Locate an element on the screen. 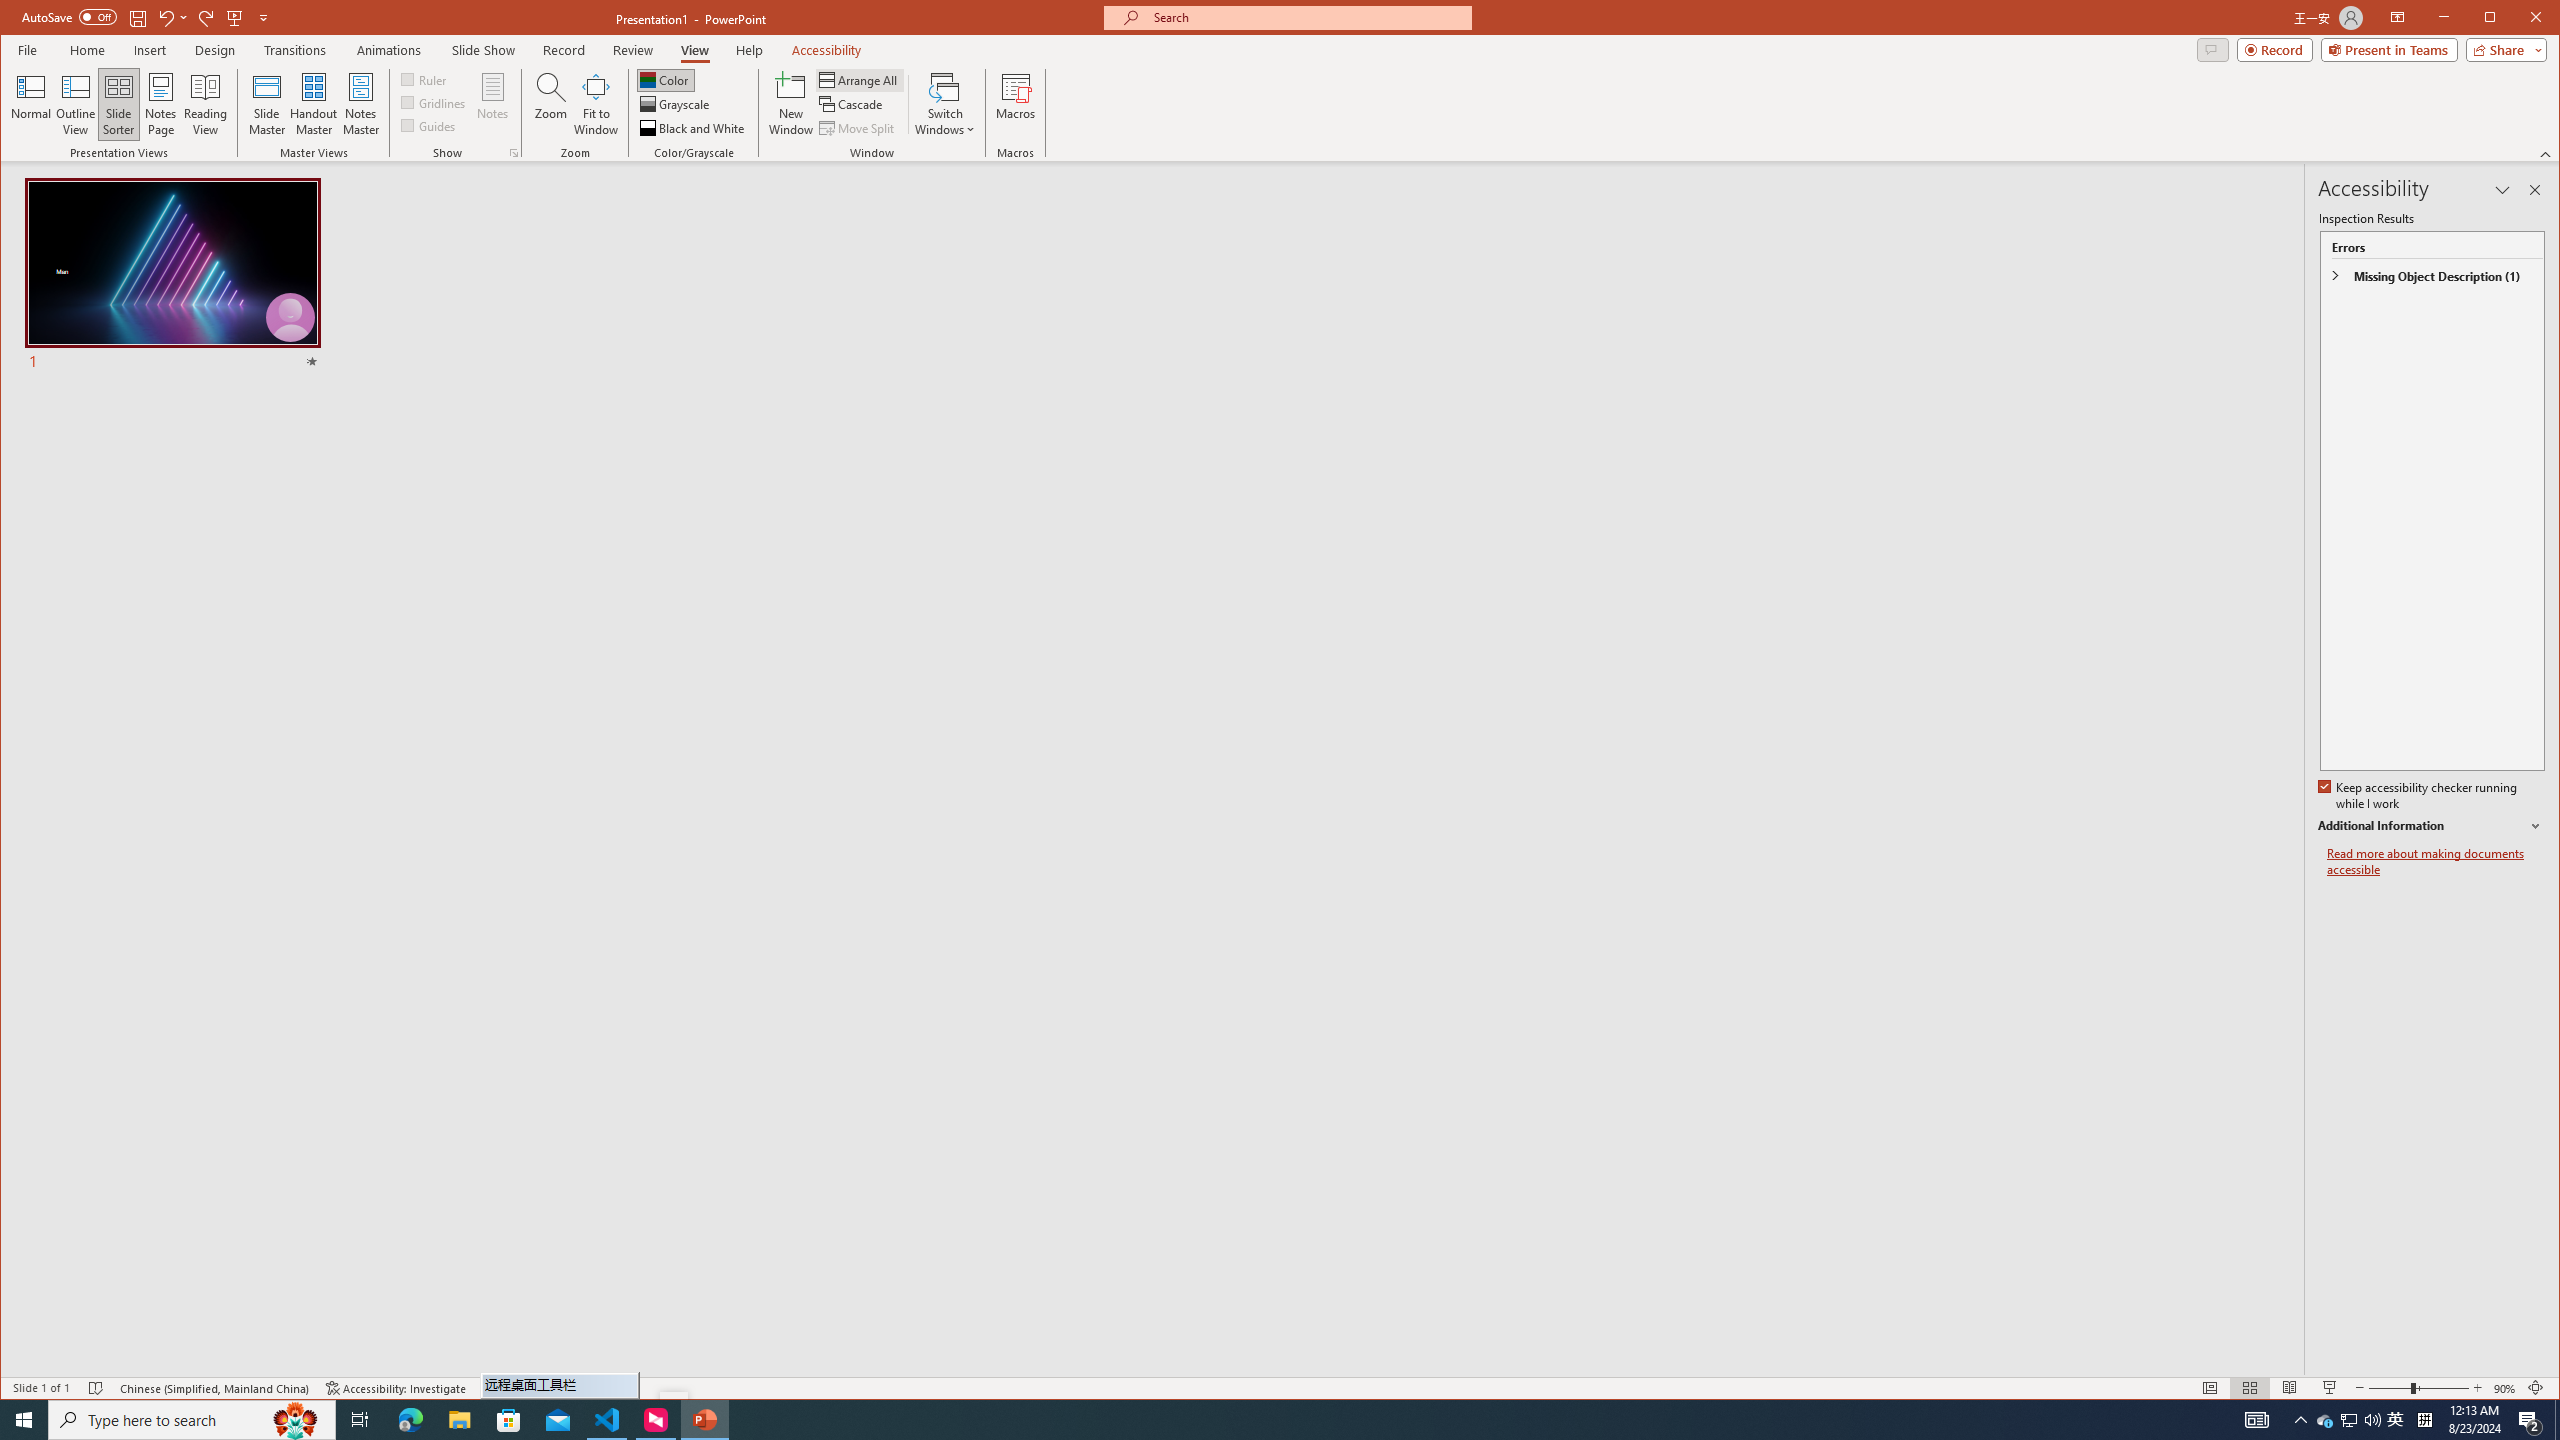  'Guides' is located at coordinates (428, 125).